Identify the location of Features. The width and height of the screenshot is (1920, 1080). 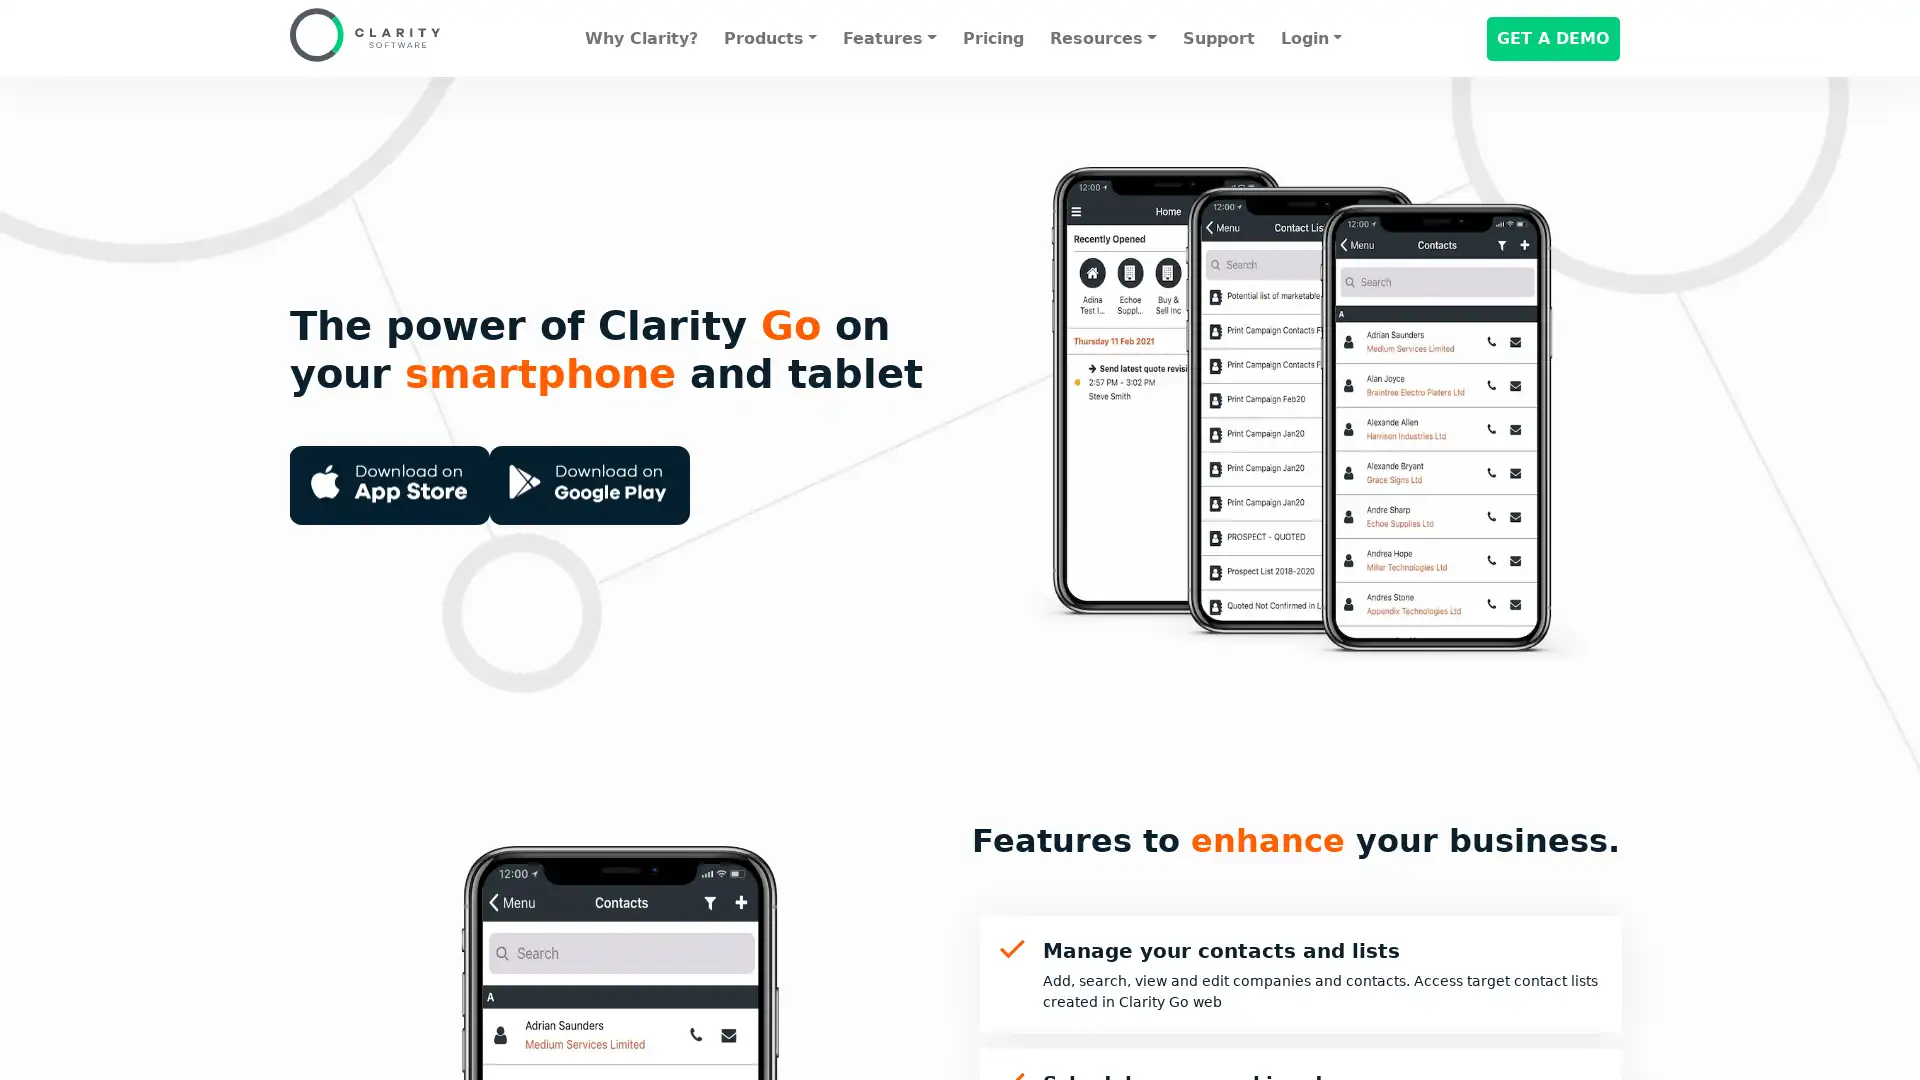
(888, 38).